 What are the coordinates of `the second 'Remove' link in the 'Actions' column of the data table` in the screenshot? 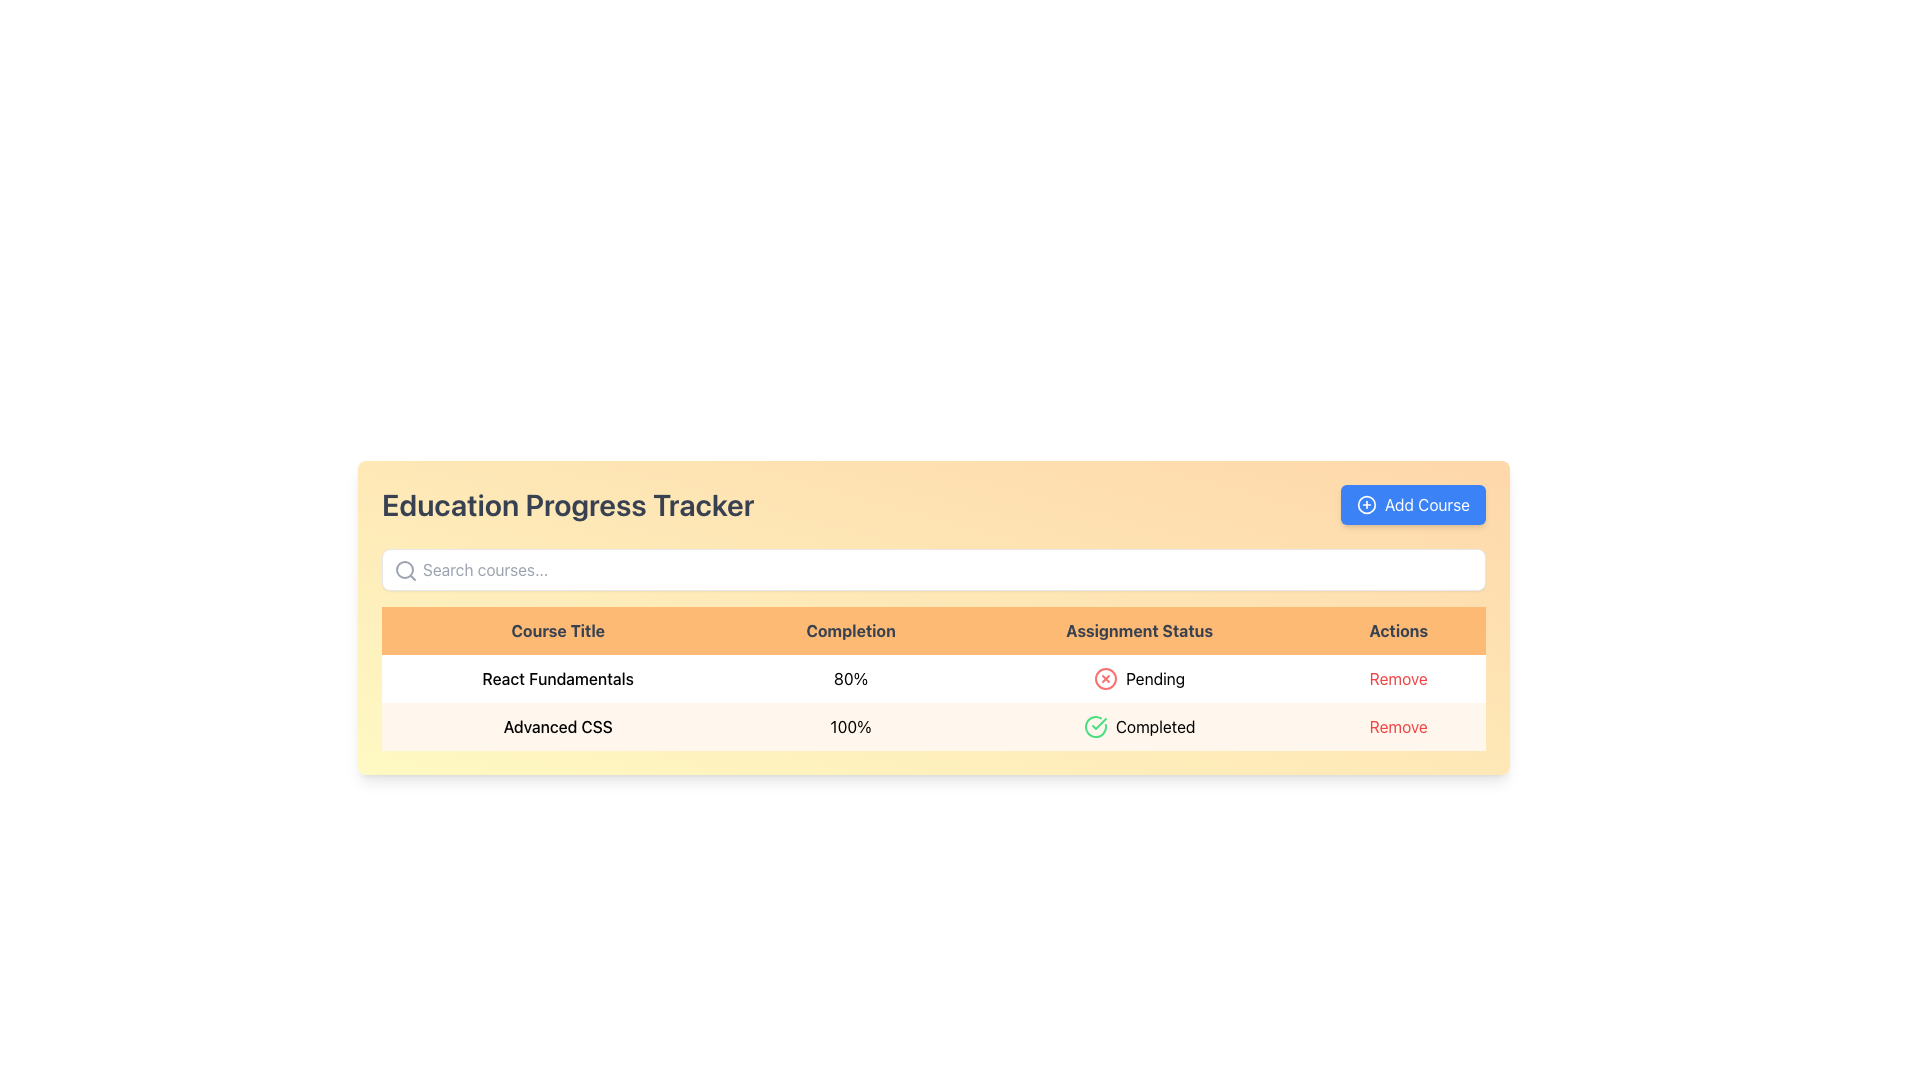 It's located at (1397, 726).